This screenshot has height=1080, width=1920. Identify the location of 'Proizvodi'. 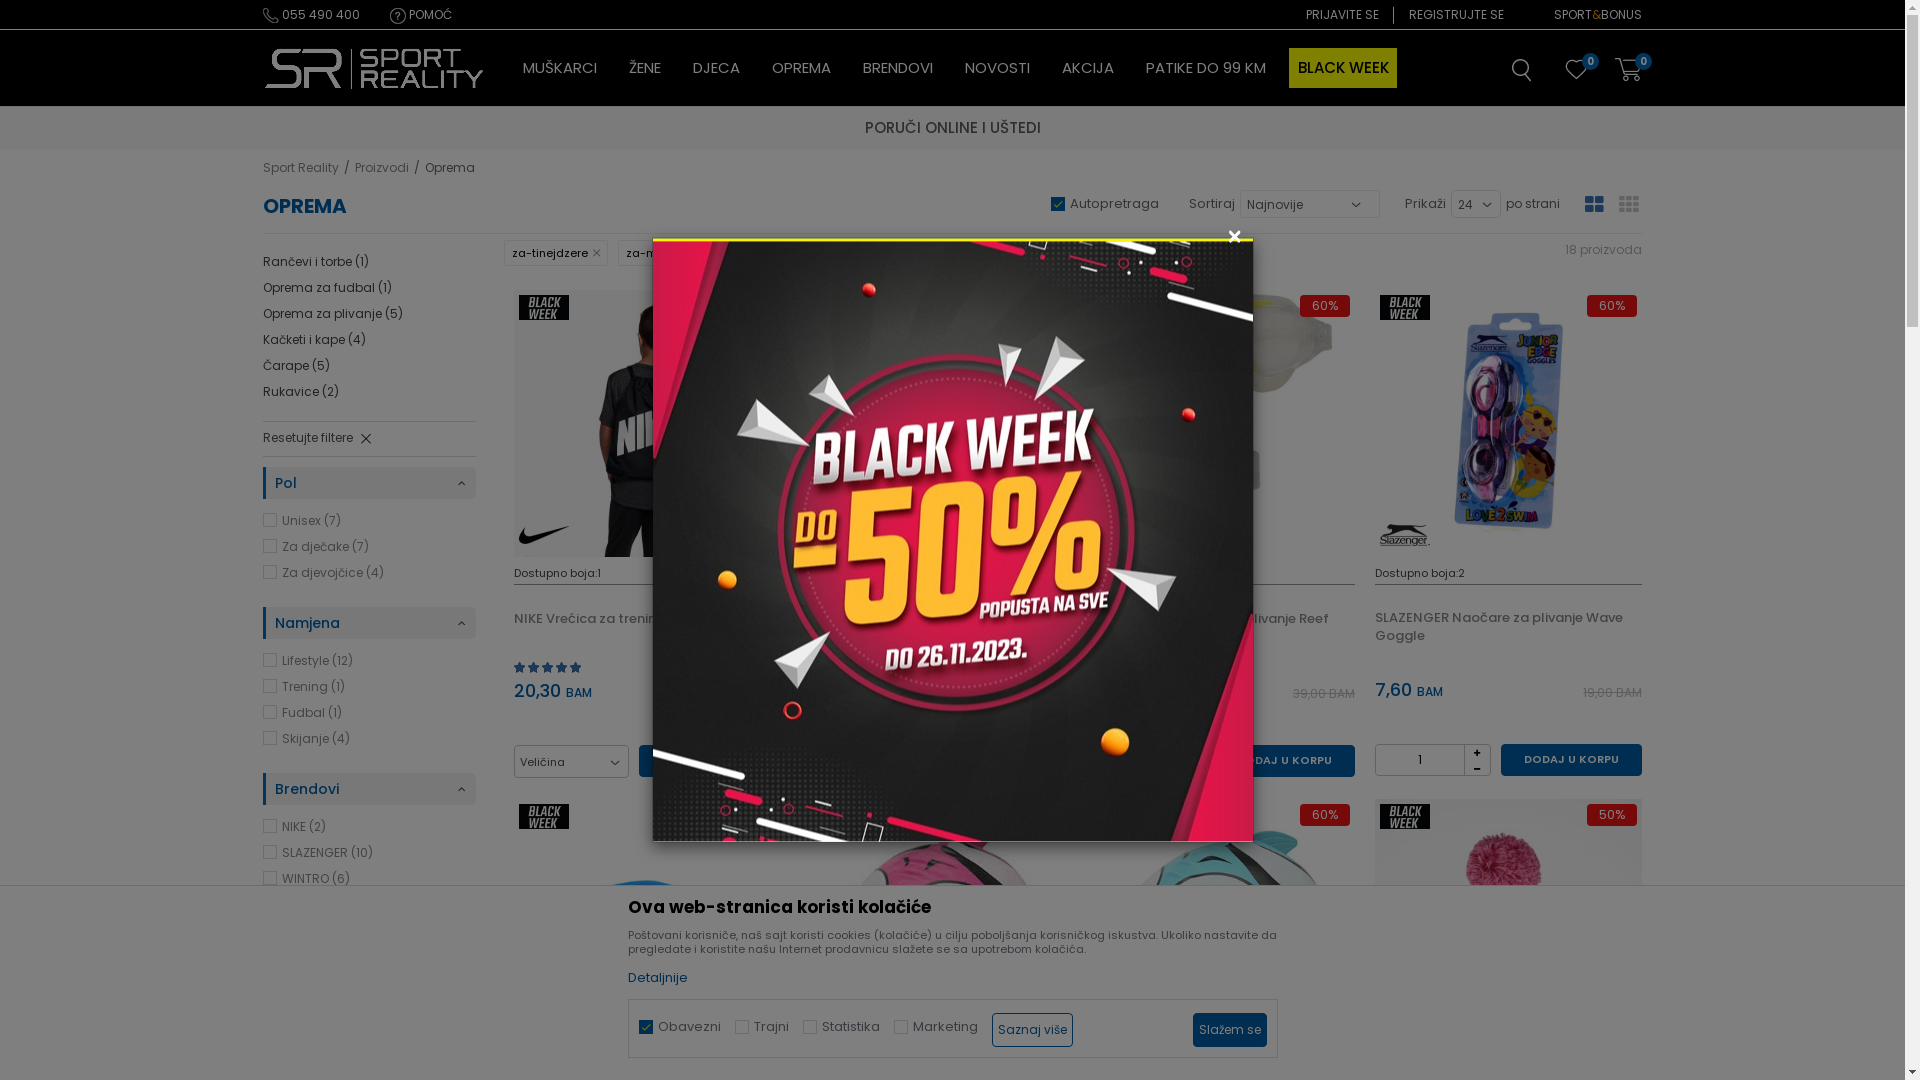
(380, 166).